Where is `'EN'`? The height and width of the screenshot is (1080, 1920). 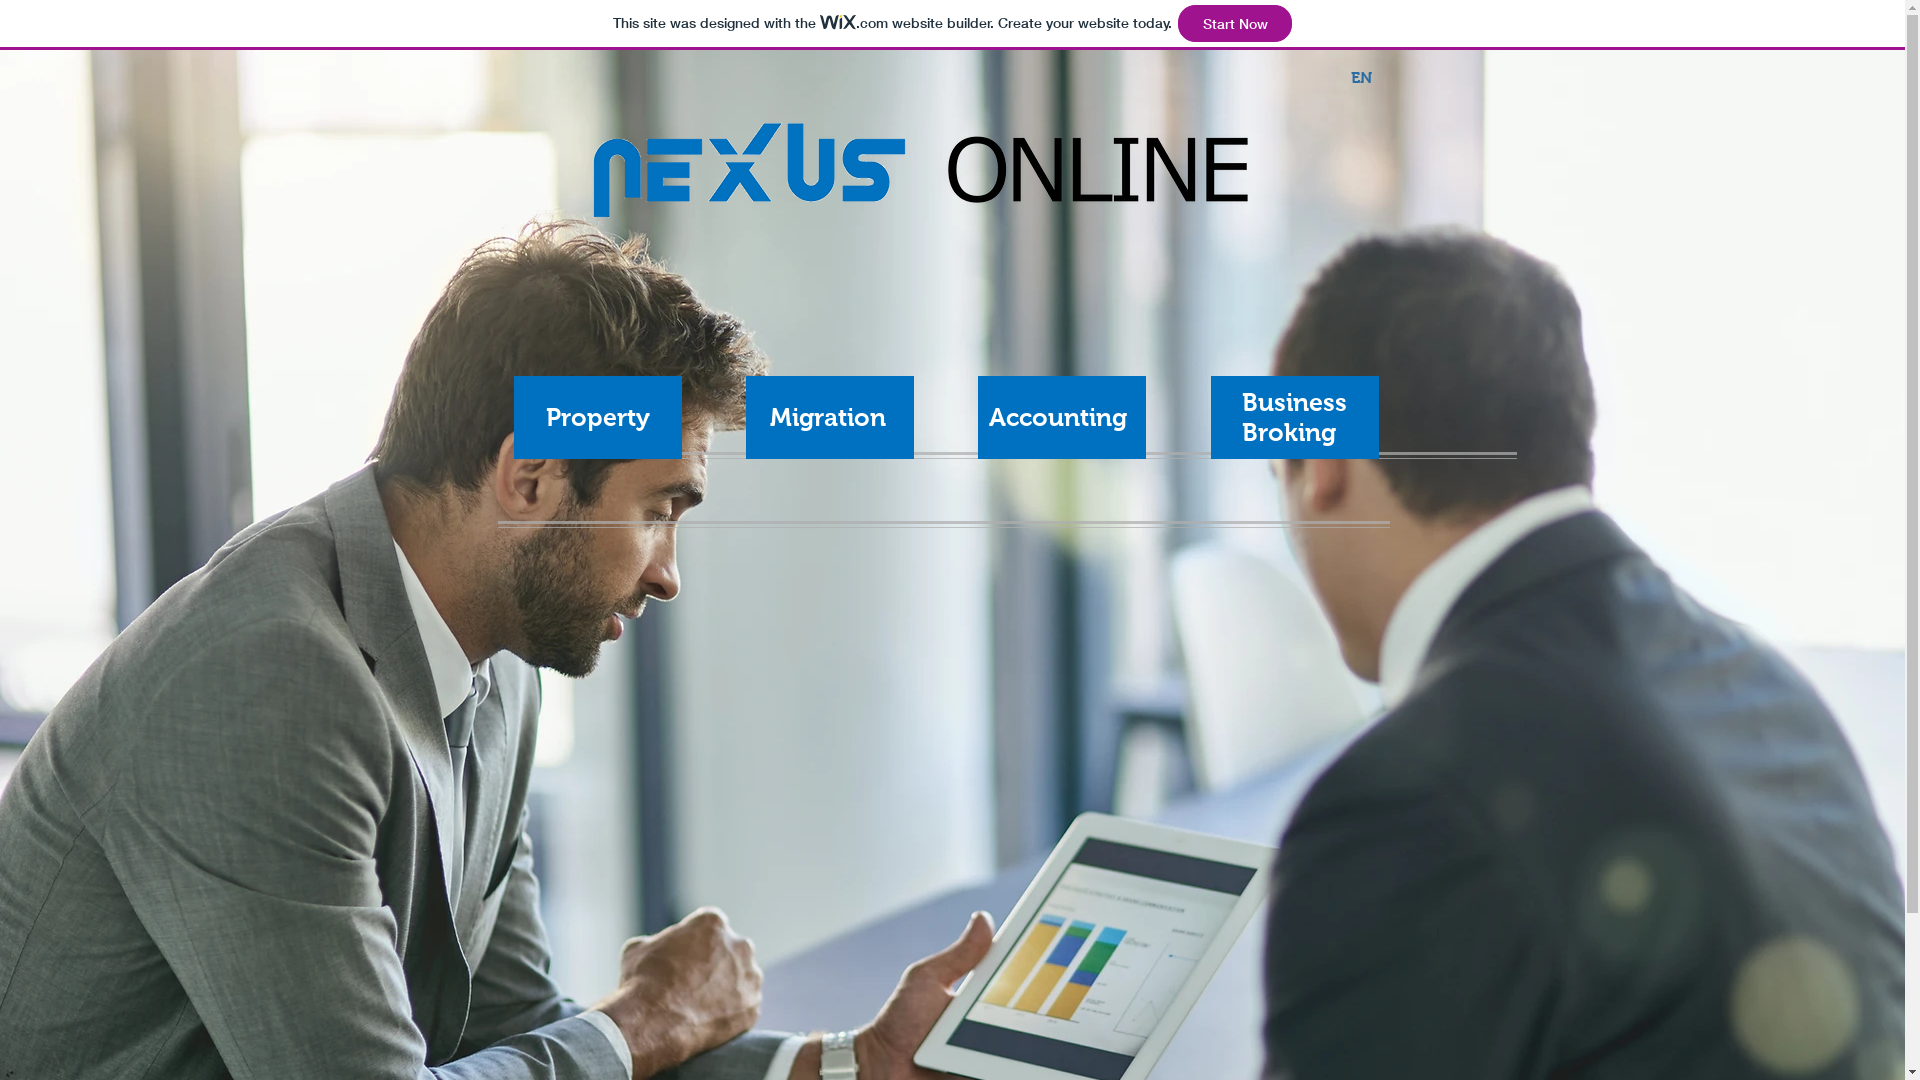 'EN' is located at coordinates (1361, 77).